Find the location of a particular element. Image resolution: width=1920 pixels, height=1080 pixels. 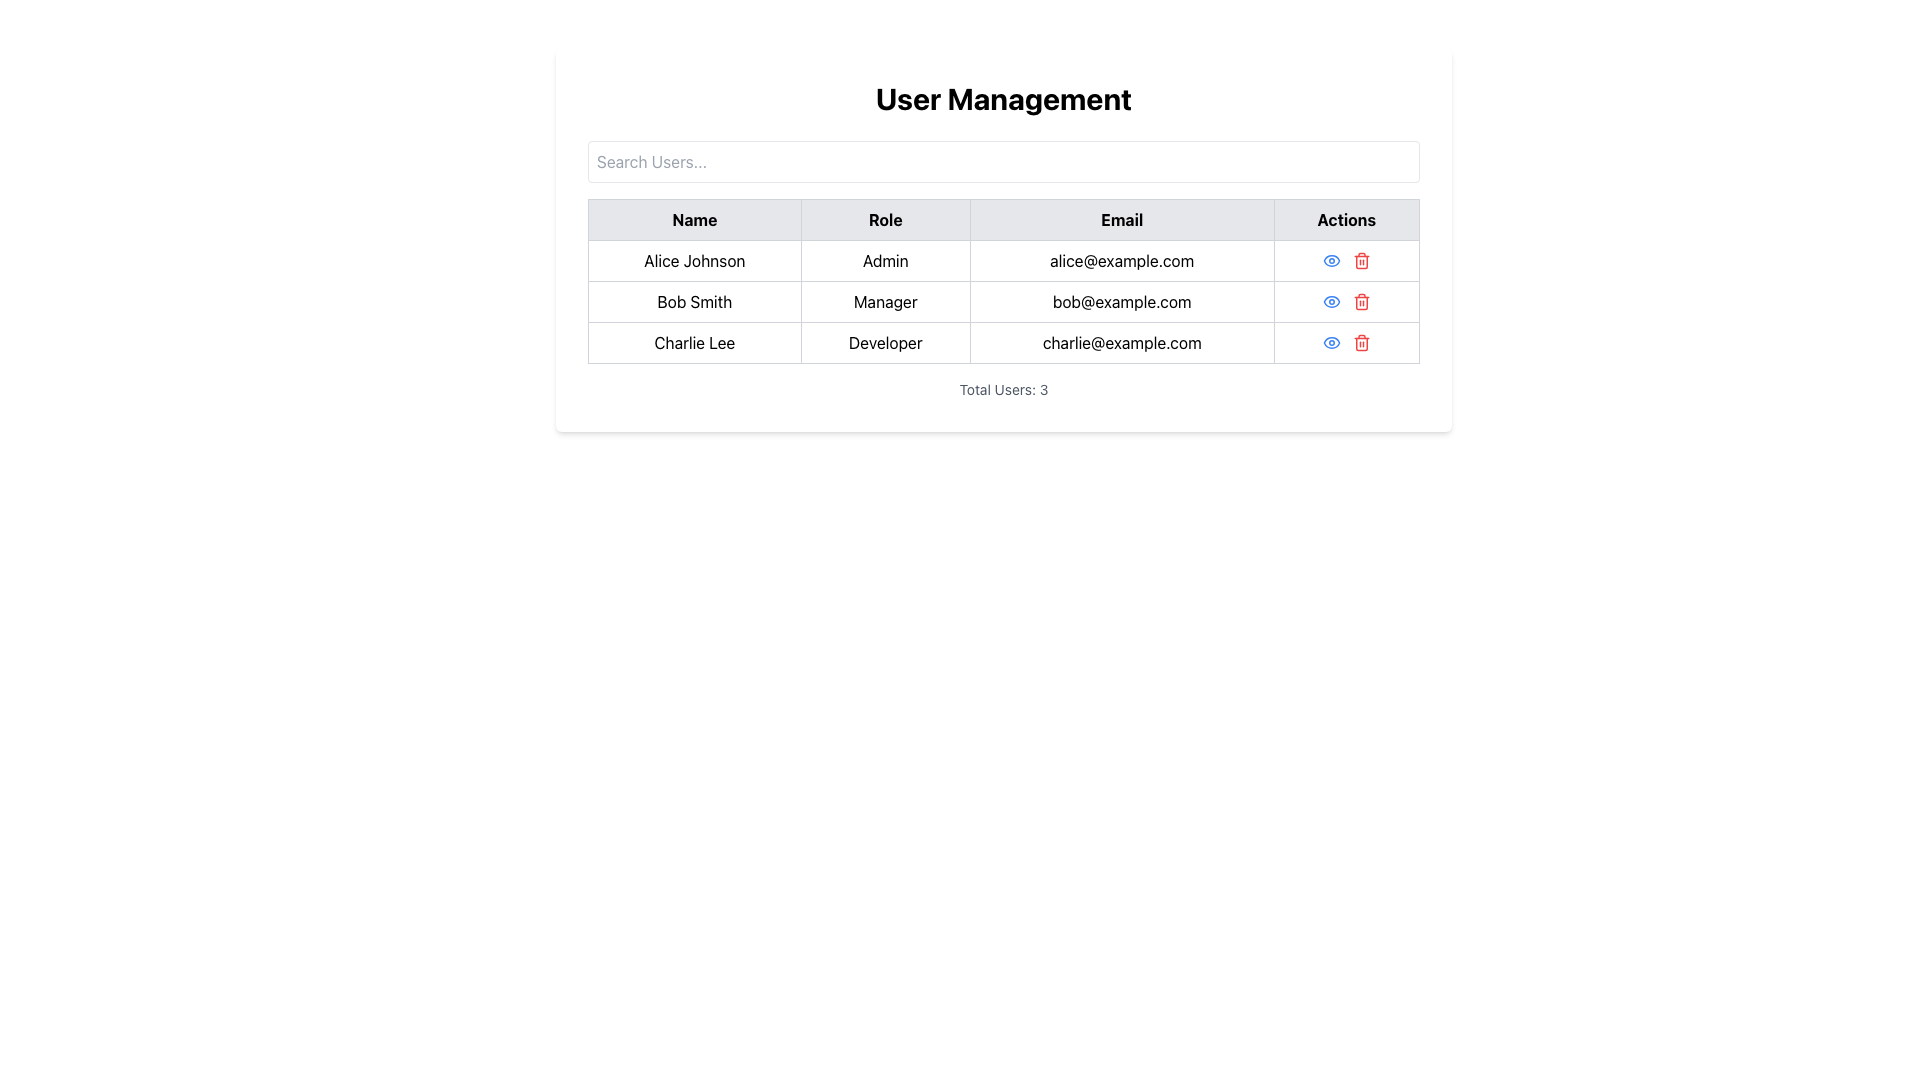

the text label that displays the role designation for the associated individual, located in the second row and second column of the data table under the 'Role' column, next to 'Bob Smith' and 'bob@example.com' is located at coordinates (884, 301).